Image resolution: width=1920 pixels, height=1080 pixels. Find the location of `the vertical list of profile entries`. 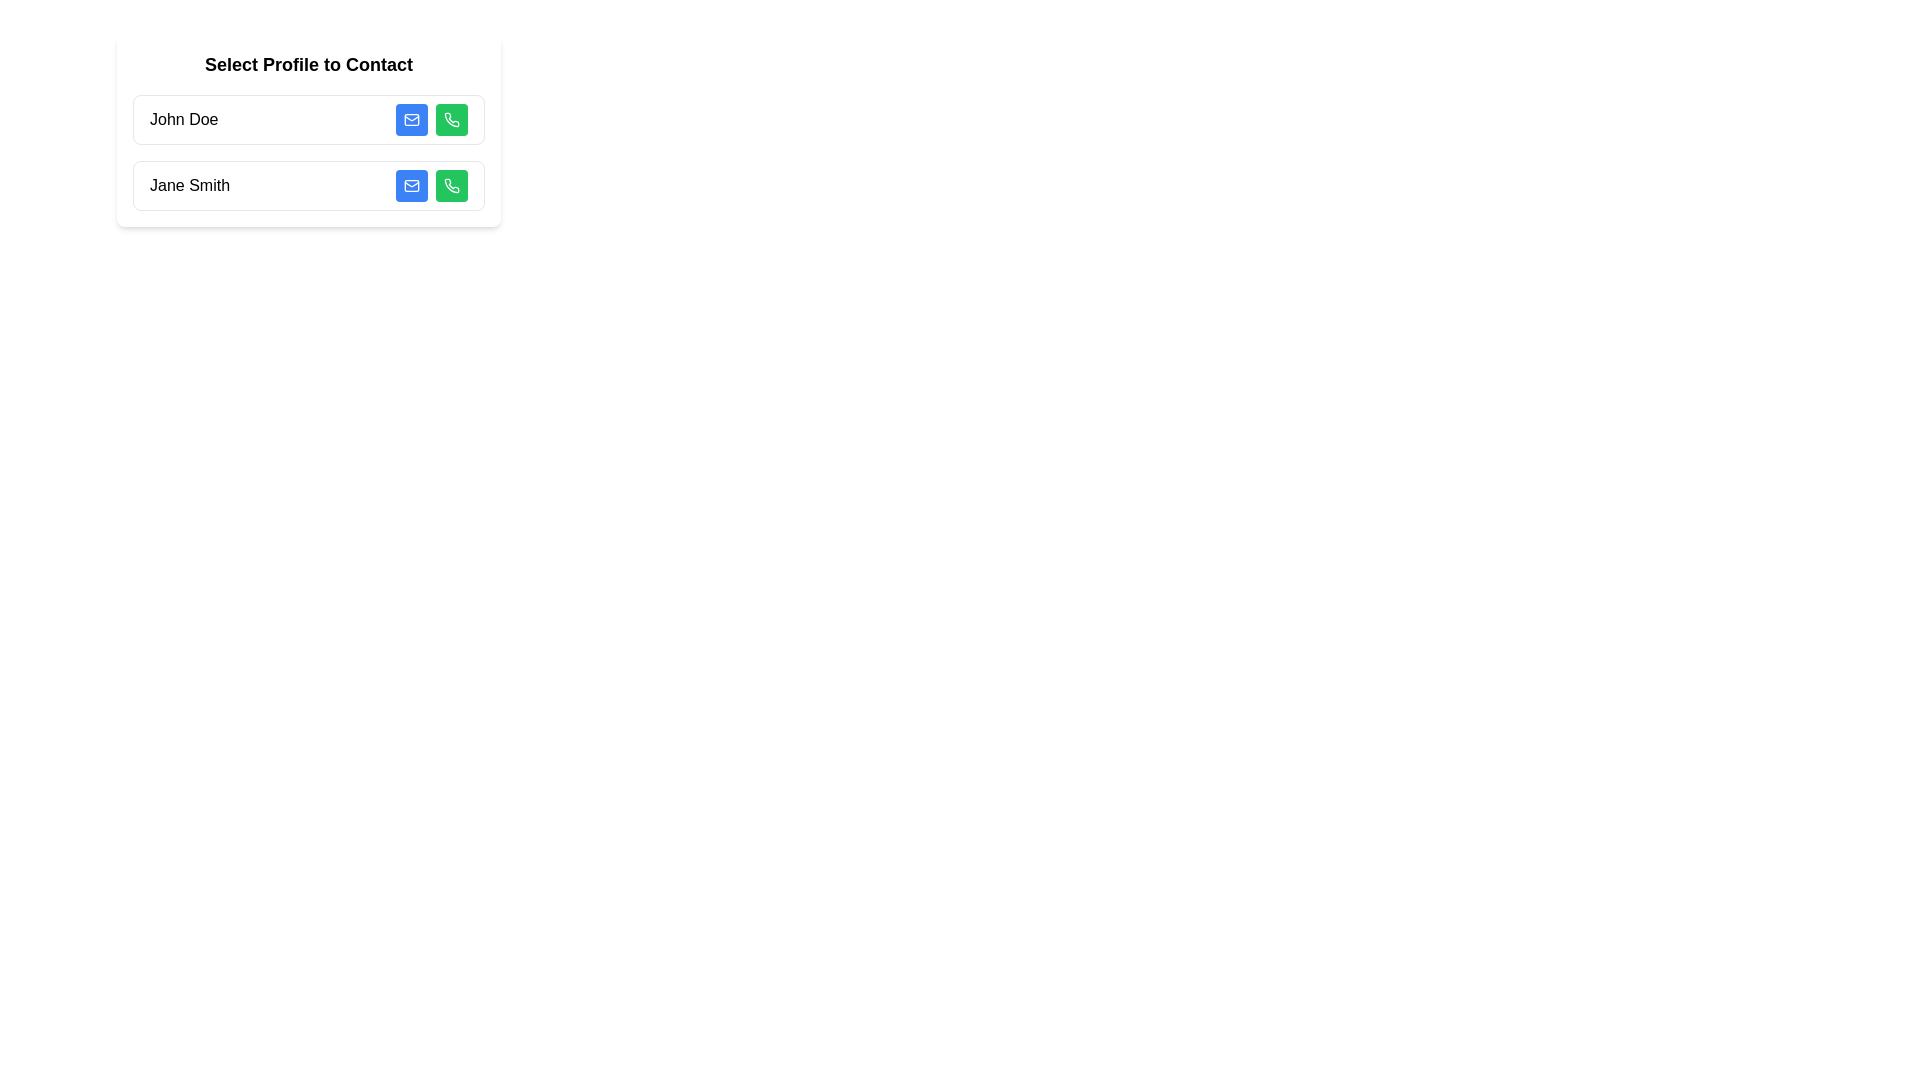

the vertical list of profile entries is located at coordinates (307, 152).